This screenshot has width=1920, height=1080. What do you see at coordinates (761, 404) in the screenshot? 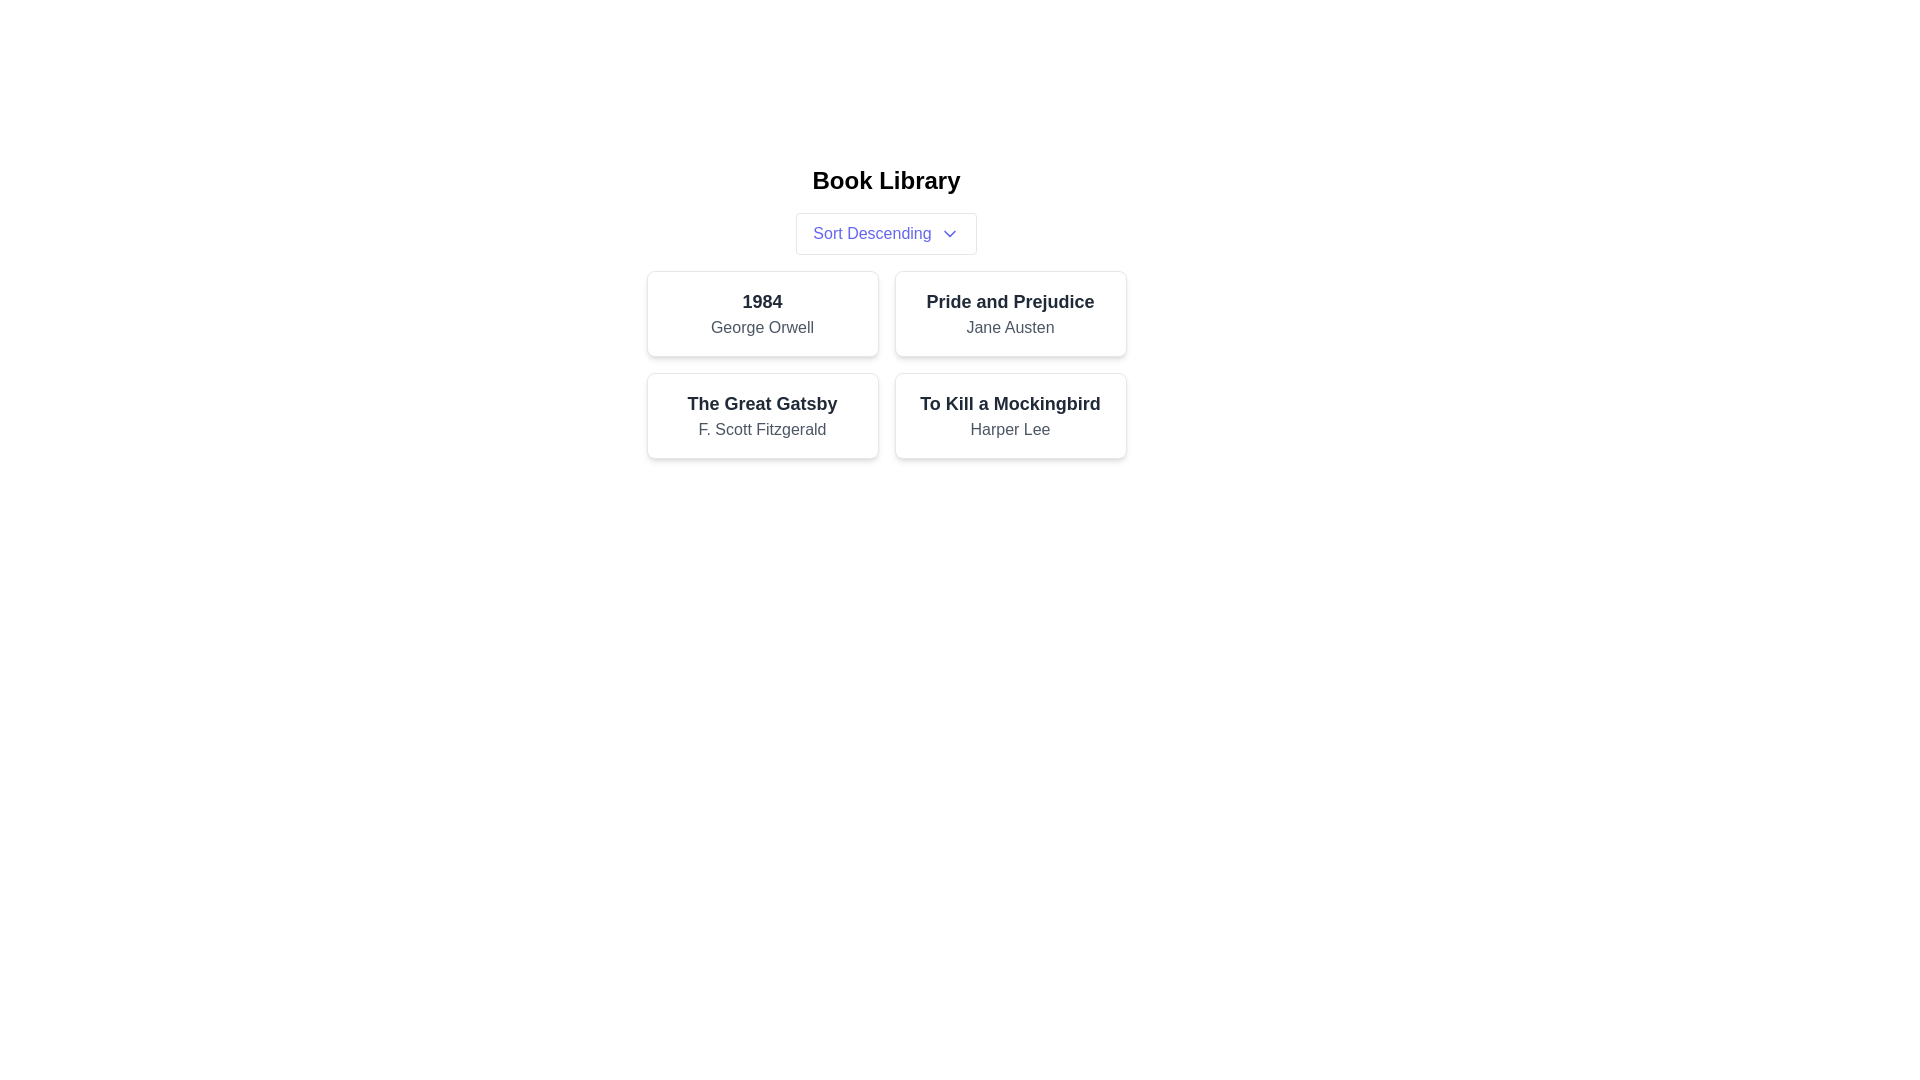
I see `the text label that serves as the header or title for the book, positioned in the bottom-left quadrant of its card, directly above the author's name` at bounding box center [761, 404].